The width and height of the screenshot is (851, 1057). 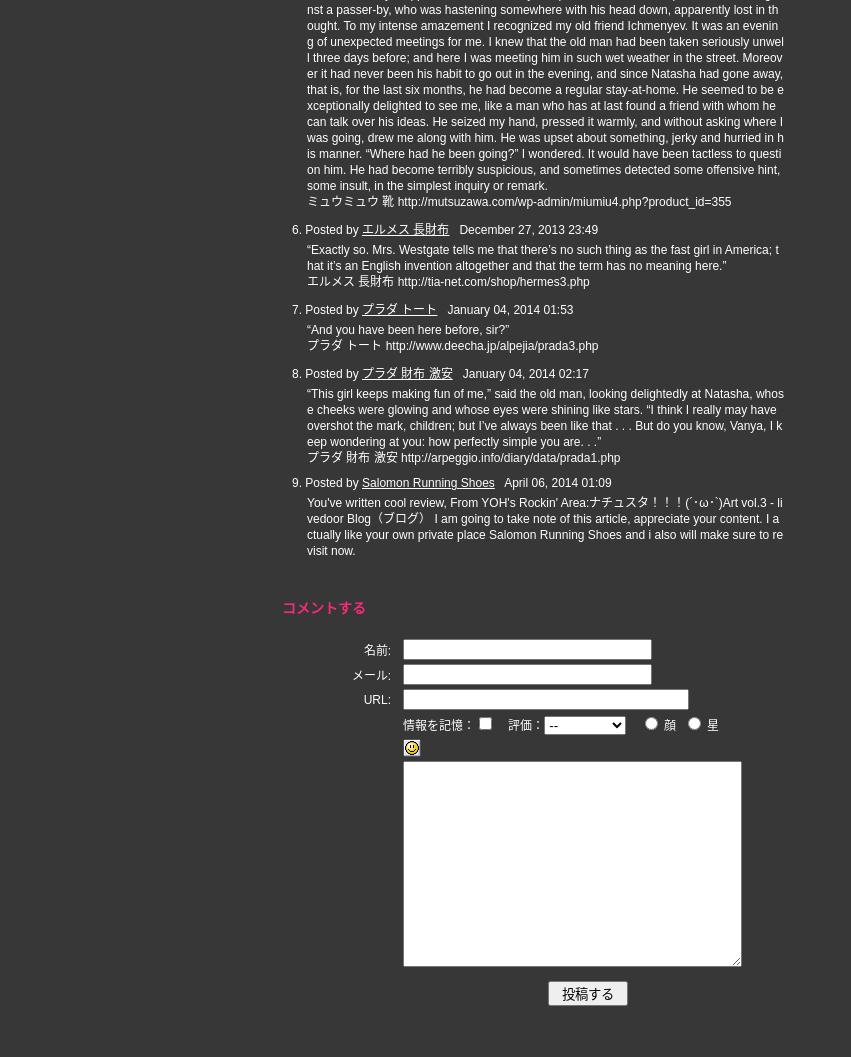 What do you see at coordinates (510, 310) in the screenshot?
I see `'January 04, 2014 01:53'` at bounding box center [510, 310].